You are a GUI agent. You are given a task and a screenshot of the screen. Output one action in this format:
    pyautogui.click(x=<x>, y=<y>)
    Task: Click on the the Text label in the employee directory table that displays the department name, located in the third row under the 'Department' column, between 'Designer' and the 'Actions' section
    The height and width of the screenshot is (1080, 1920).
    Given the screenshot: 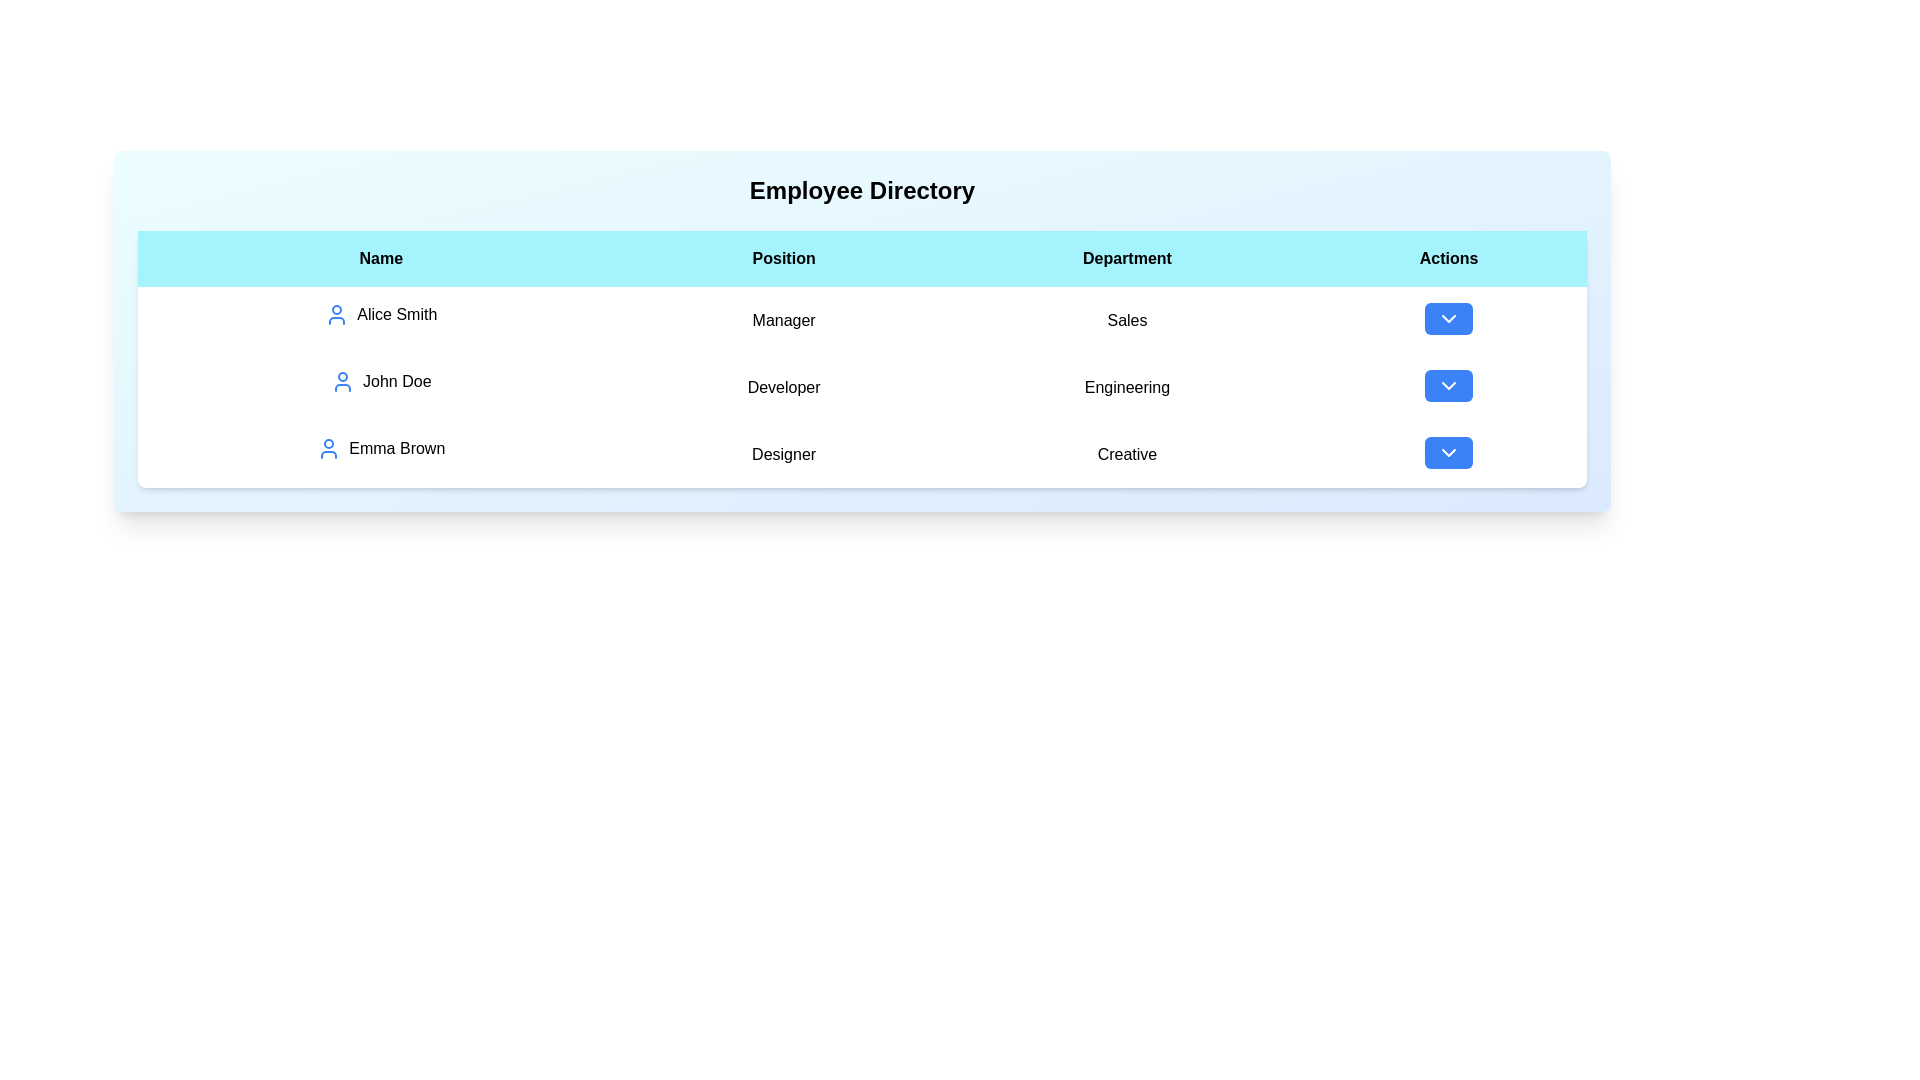 What is the action you would take?
    pyautogui.click(x=1127, y=454)
    